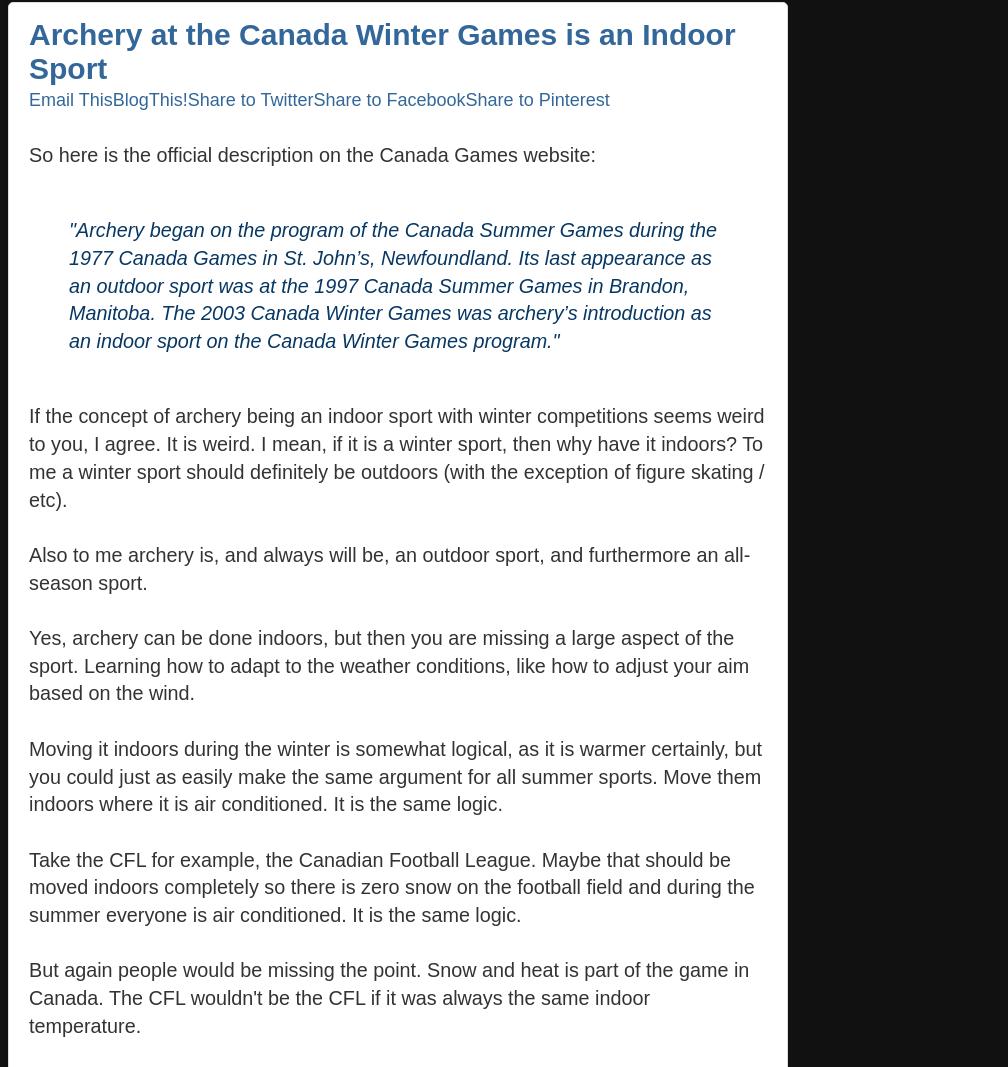 The height and width of the screenshot is (1067, 1008). What do you see at coordinates (396, 456) in the screenshot?
I see `'If the concept of archery being an indoor sport with winter competitions seems weird to you, I agree. It is weird. I mean, if it is a winter sport, then why have it indoors? To me a winter sport should definitely be outdoors (with the exception of figure skating / etc).'` at bounding box center [396, 456].